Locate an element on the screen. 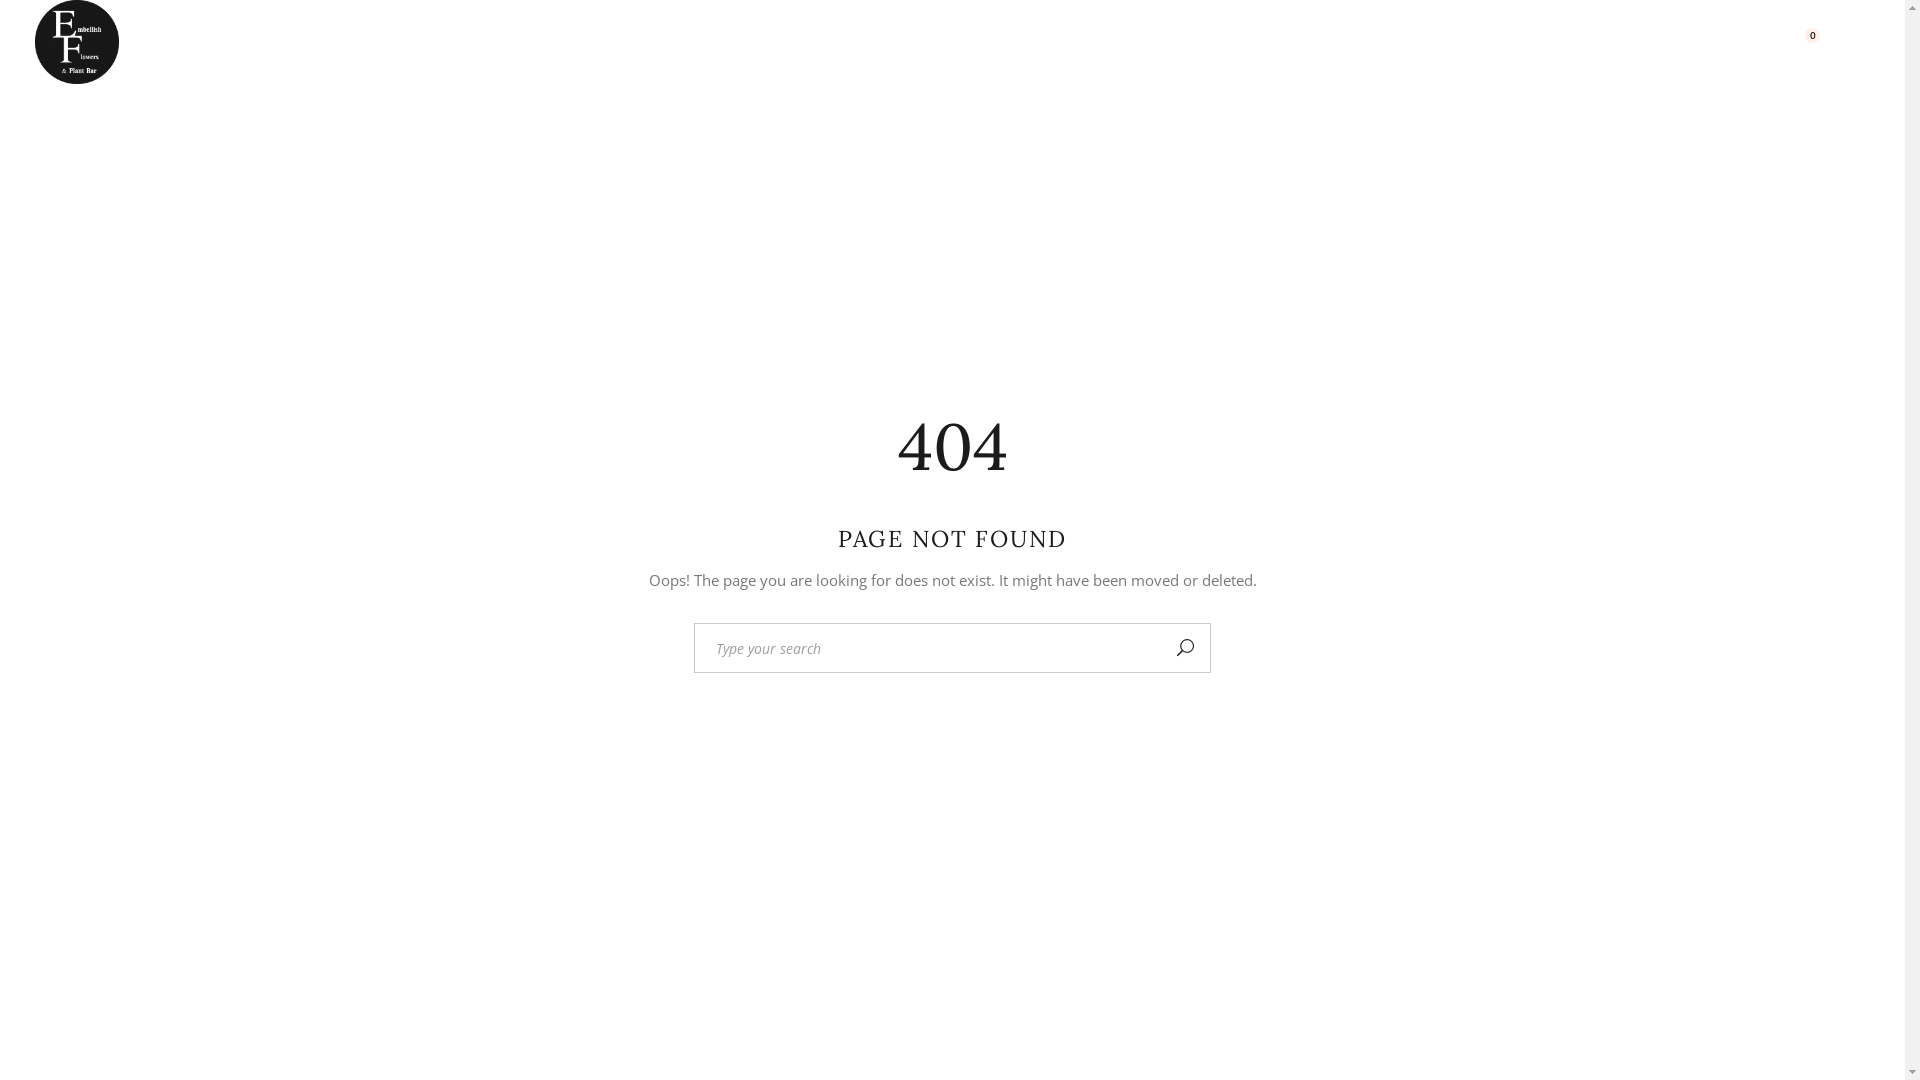 The height and width of the screenshot is (1080, 1920). 'DELIVERY & PAYMENT' is located at coordinates (1267, 42).